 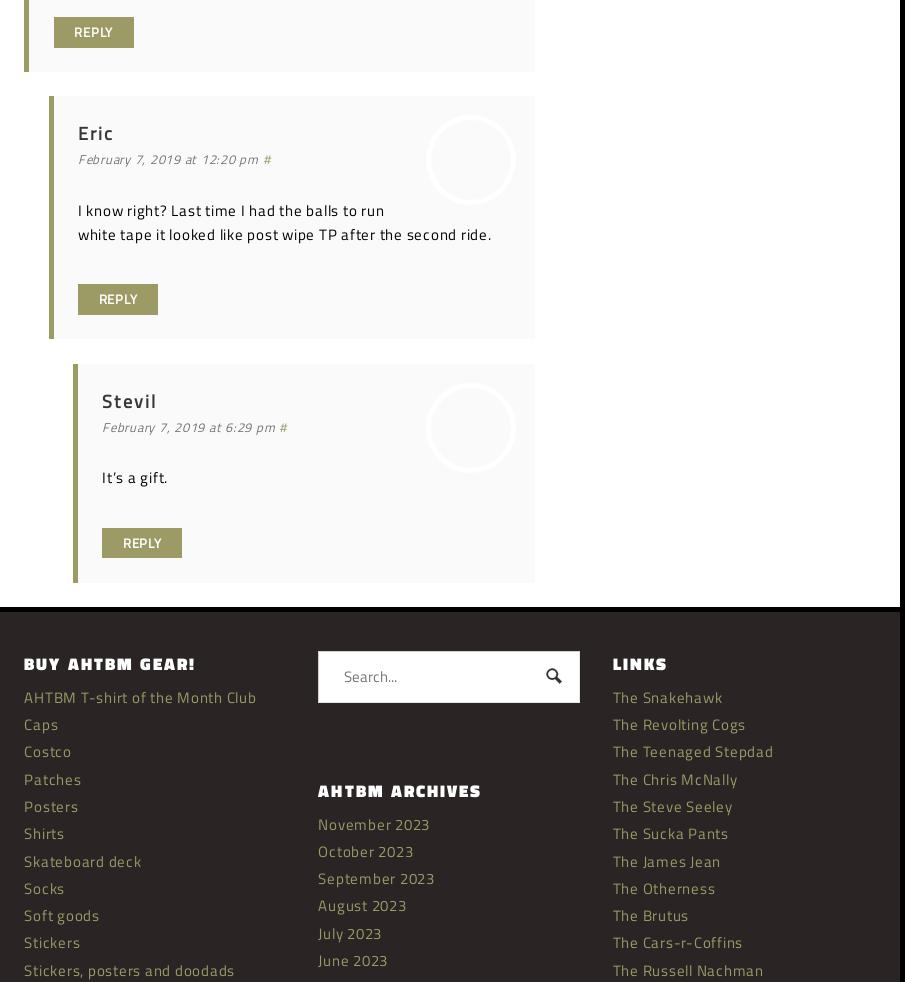 What do you see at coordinates (671, 805) in the screenshot?
I see `'The Steve Seeley'` at bounding box center [671, 805].